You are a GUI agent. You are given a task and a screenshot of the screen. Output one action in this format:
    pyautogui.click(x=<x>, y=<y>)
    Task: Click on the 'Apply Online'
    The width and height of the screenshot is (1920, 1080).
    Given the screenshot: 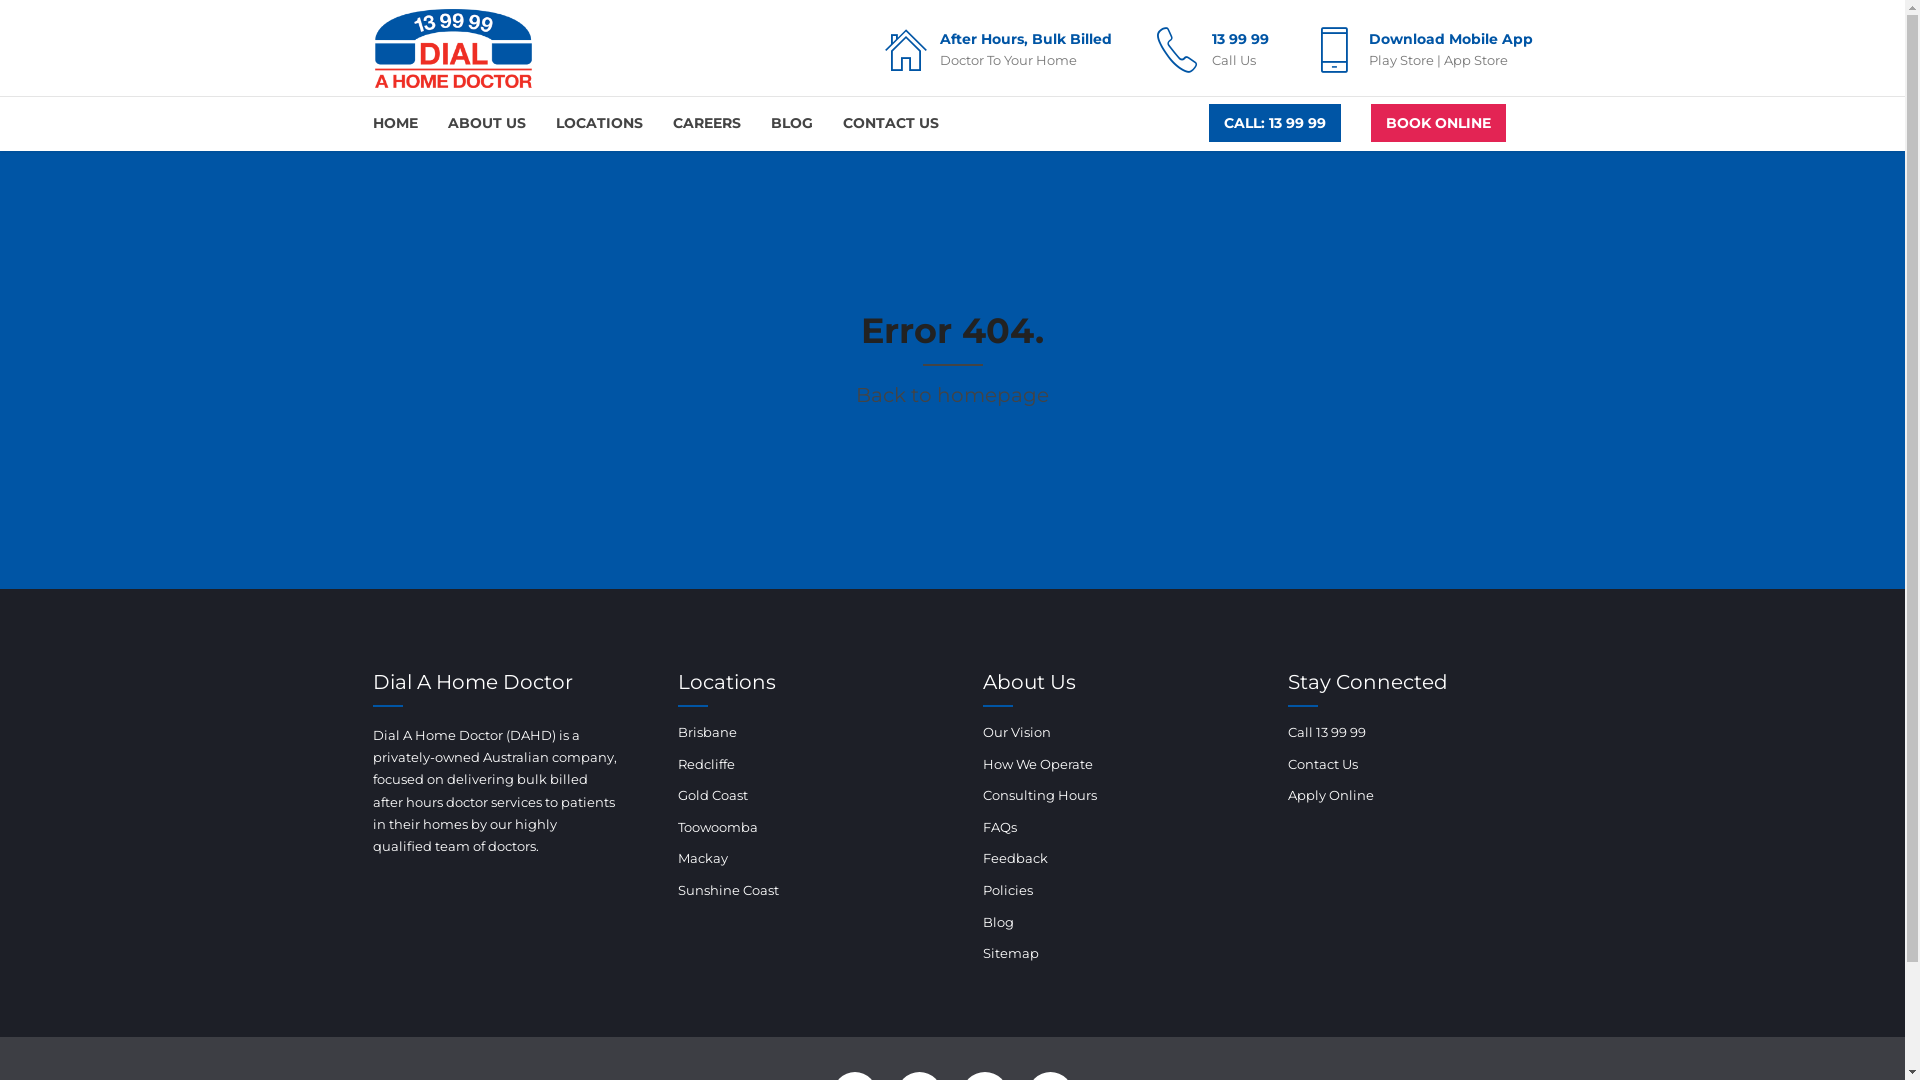 What is the action you would take?
    pyautogui.click(x=1287, y=793)
    